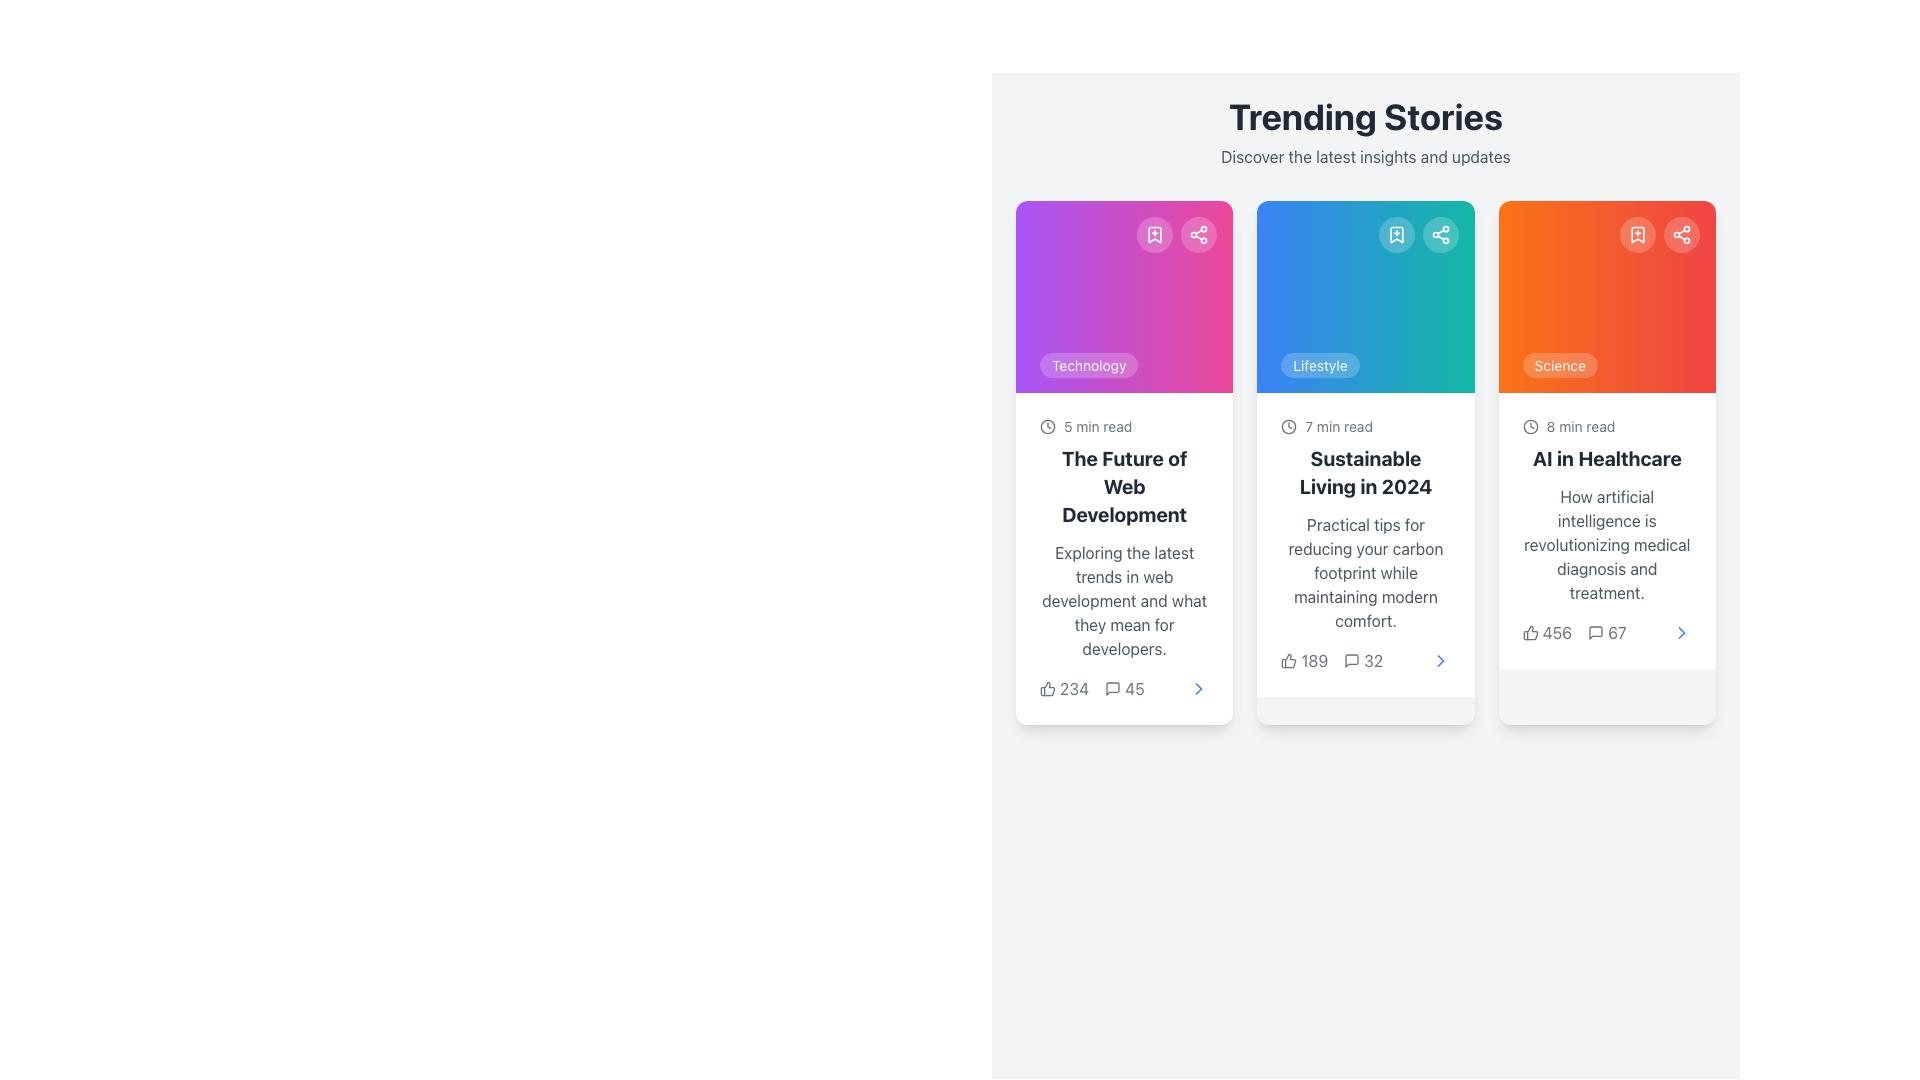 The image size is (1920, 1080). Describe the element at coordinates (1112, 688) in the screenshot. I see `the comment icon located at the bottom section of the card component, which is to the left of the numeric label '45'` at that location.